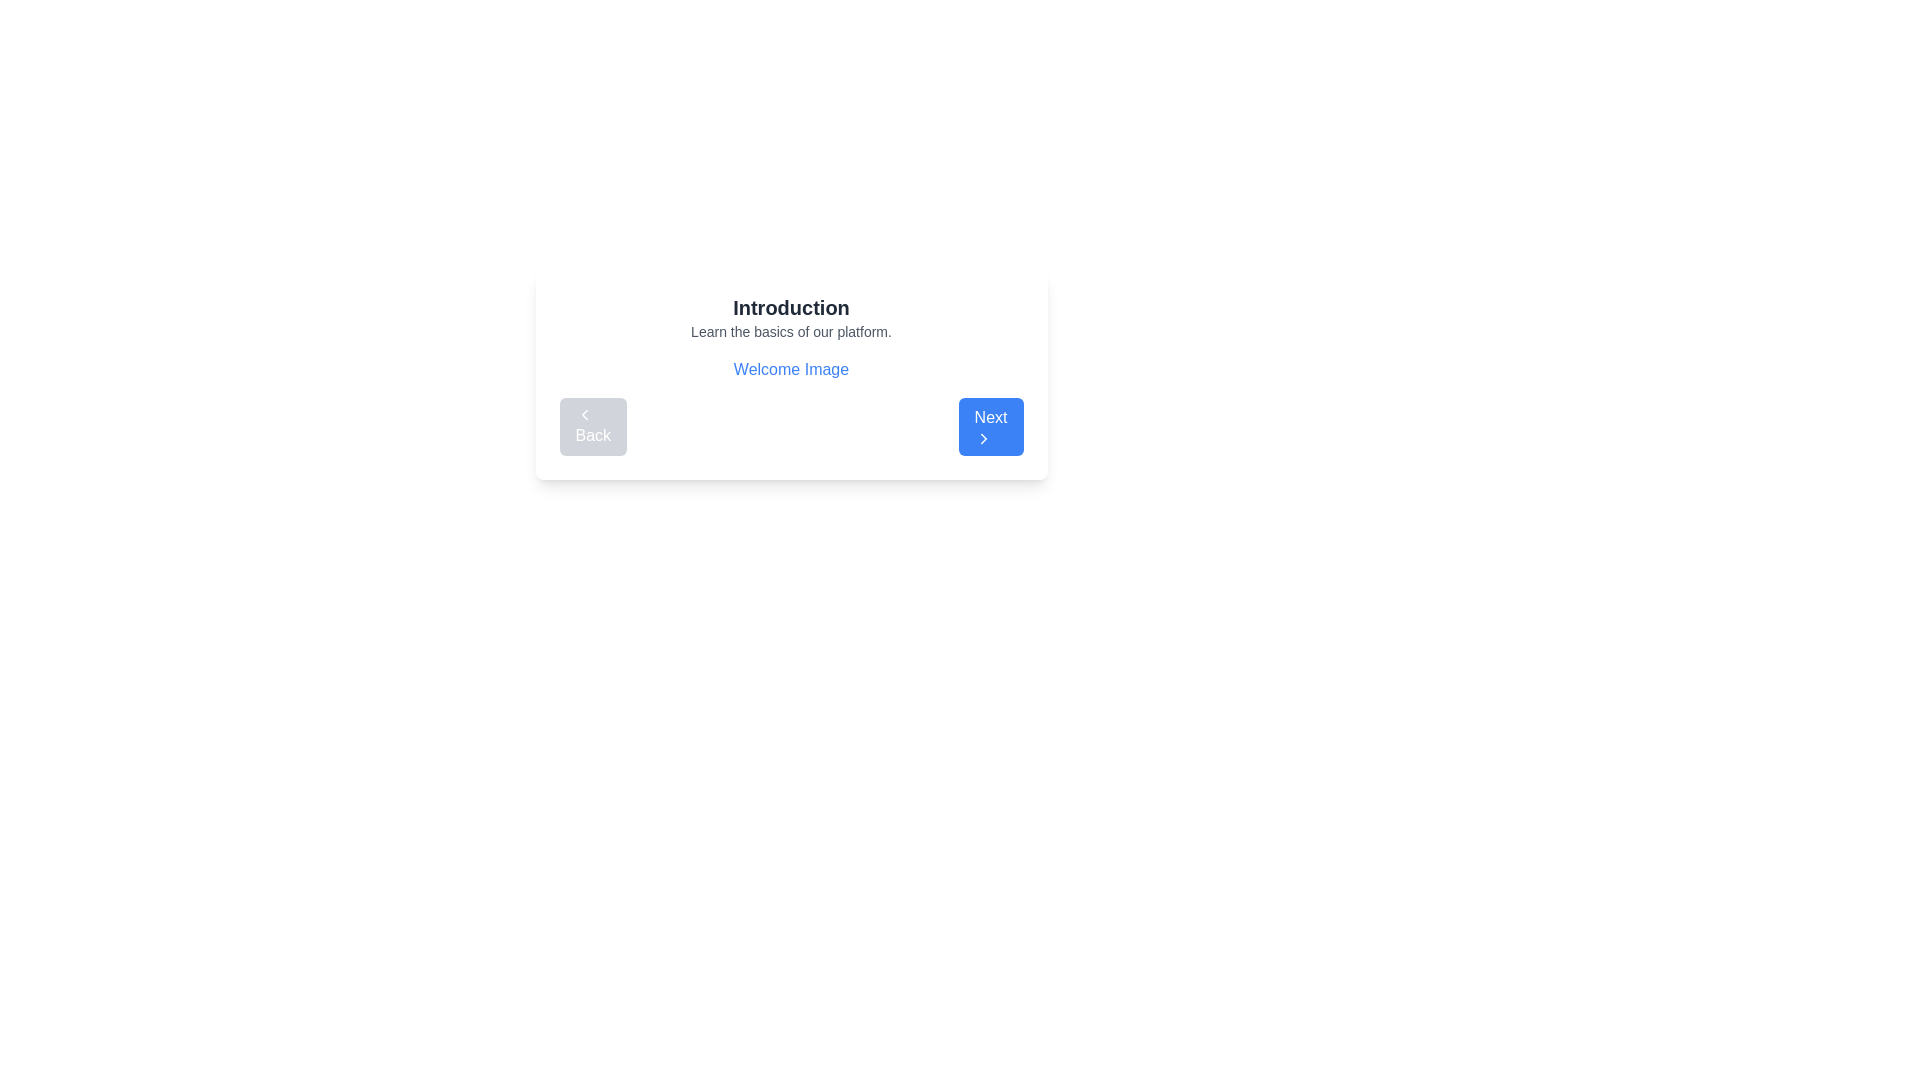 This screenshot has height=1080, width=1920. Describe the element at coordinates (790, 316) in the screenshot. I see `informational text from the text block titled 'Introduction' that contains a subtitle 'Learn the basics of our platform.'` at that location.